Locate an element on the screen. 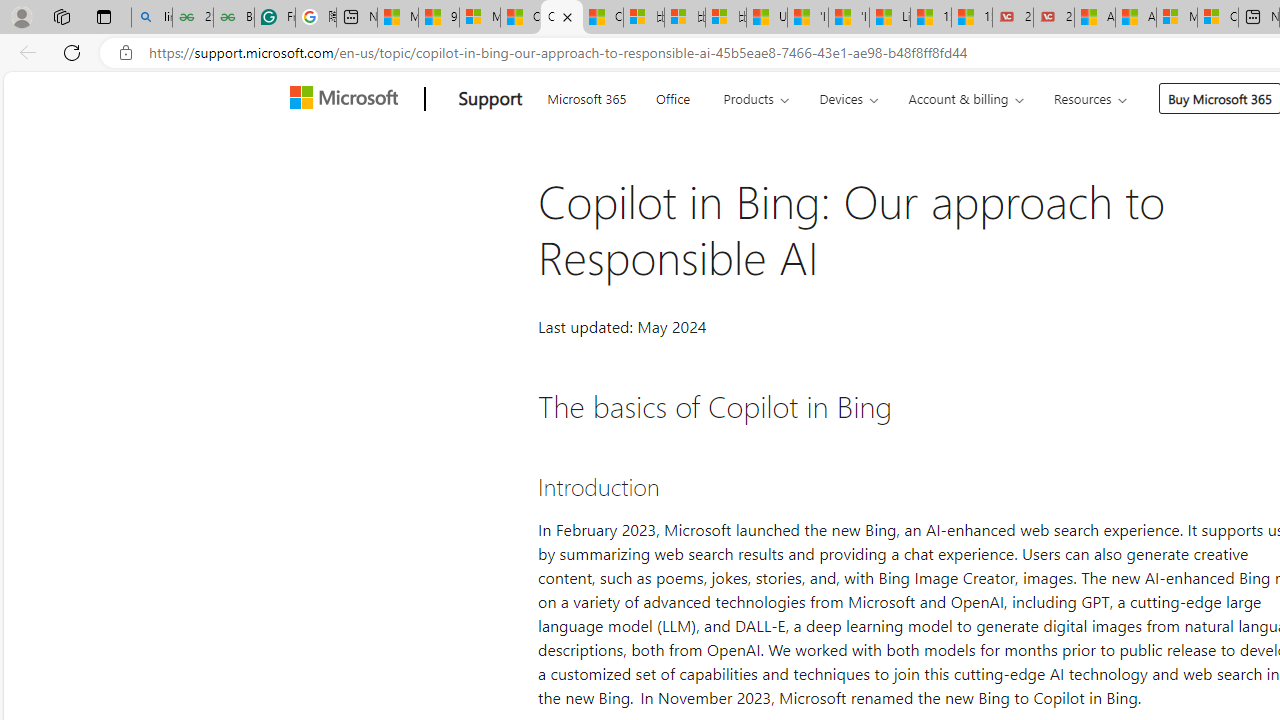 This screenshot has height=720, width=1280. 'Support' is located at coordinates (490, 99).